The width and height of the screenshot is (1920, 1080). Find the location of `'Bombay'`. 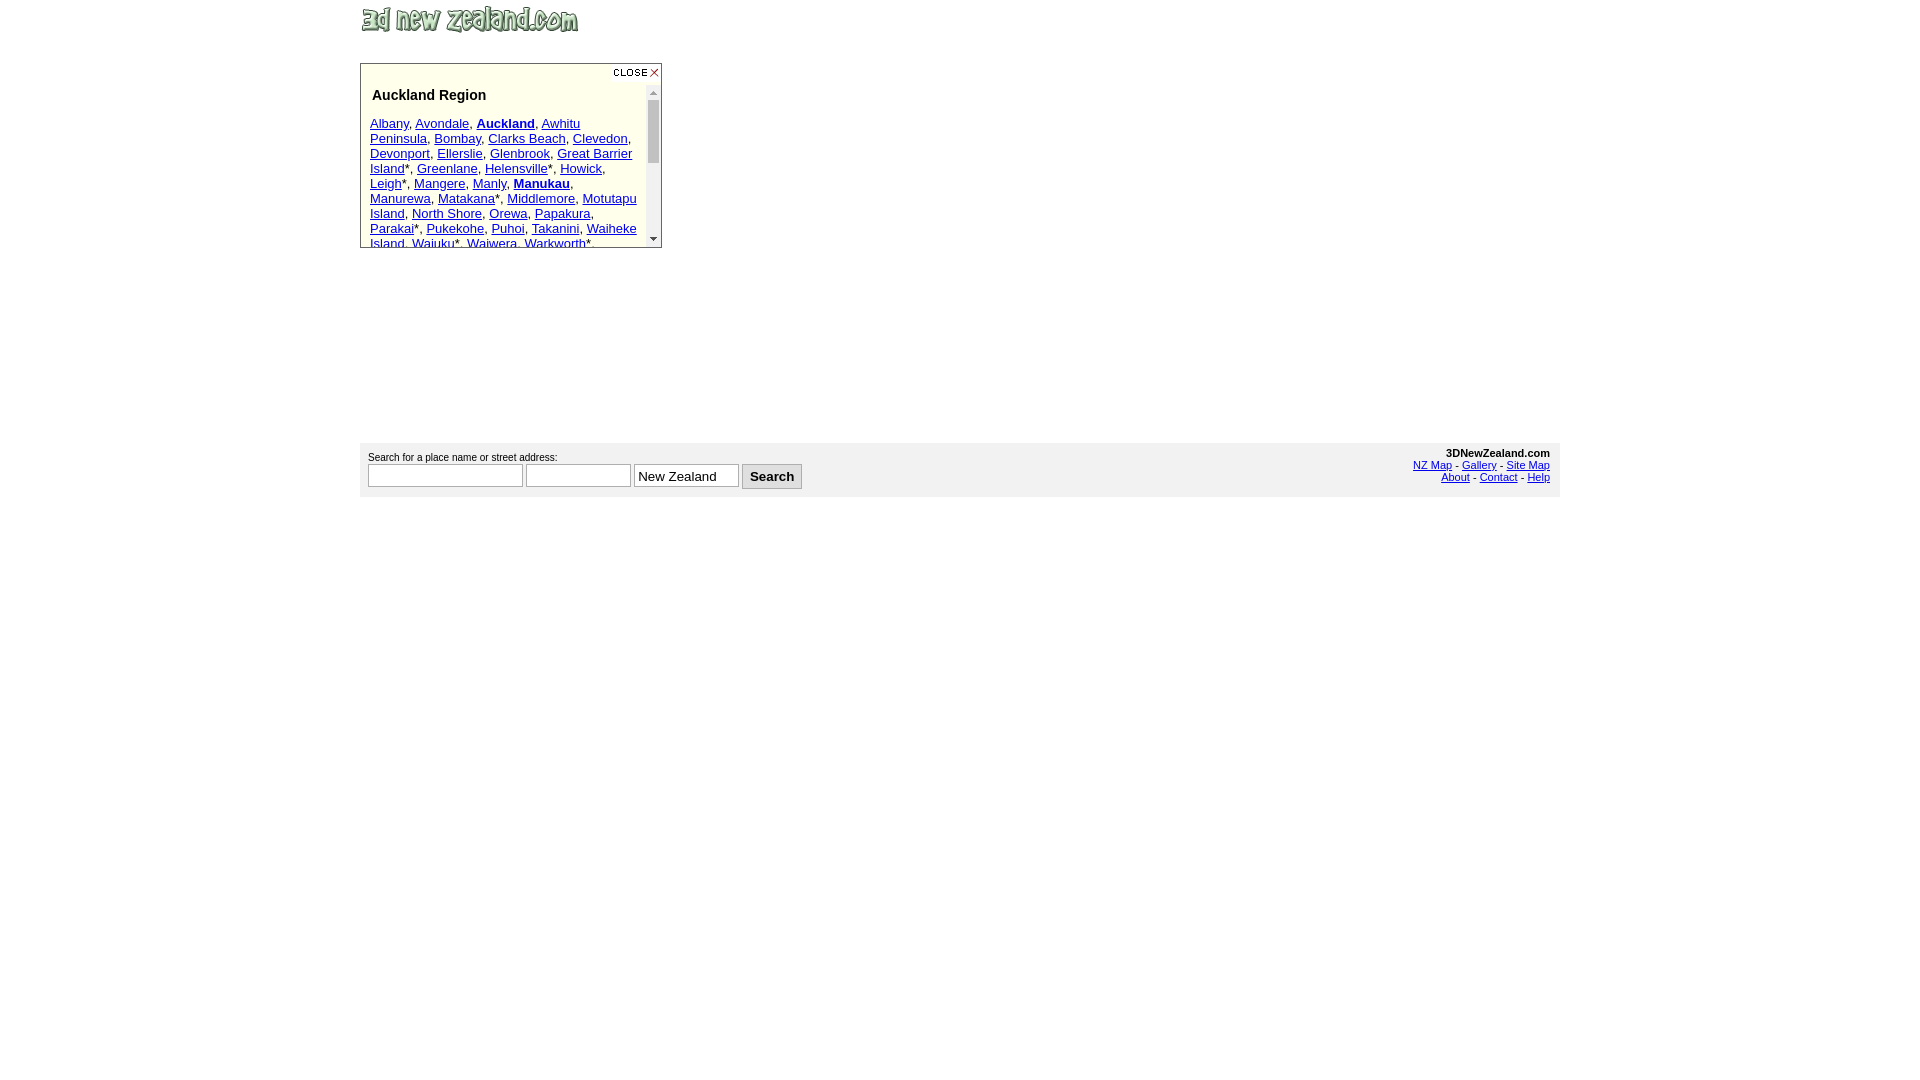

'Bombay' is located at coordinates (456, 137).